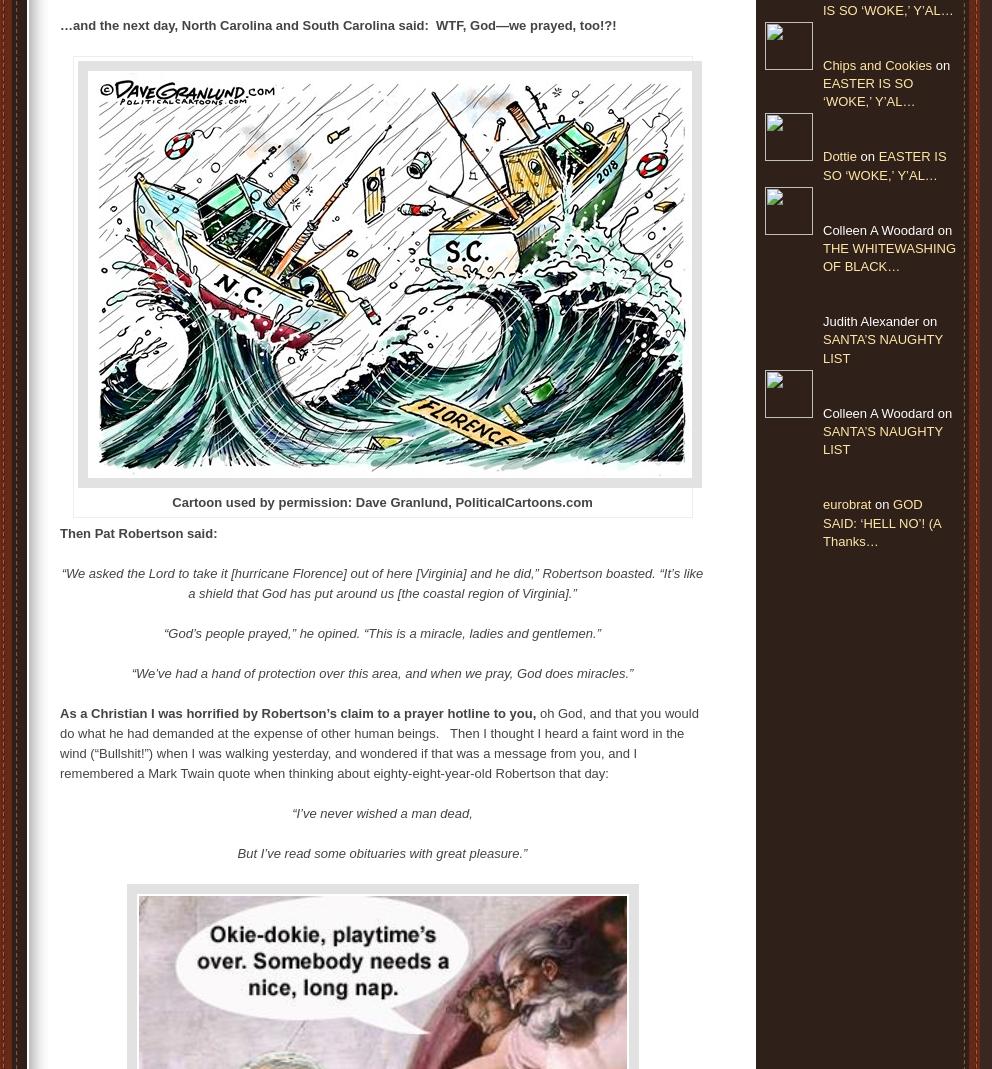  What do you see at coordinates (881, 521) in the screenshot?
I see `'GOD SAID: ‘HELL NO’! (A Thanks…'` at bounding box center [881, 521].